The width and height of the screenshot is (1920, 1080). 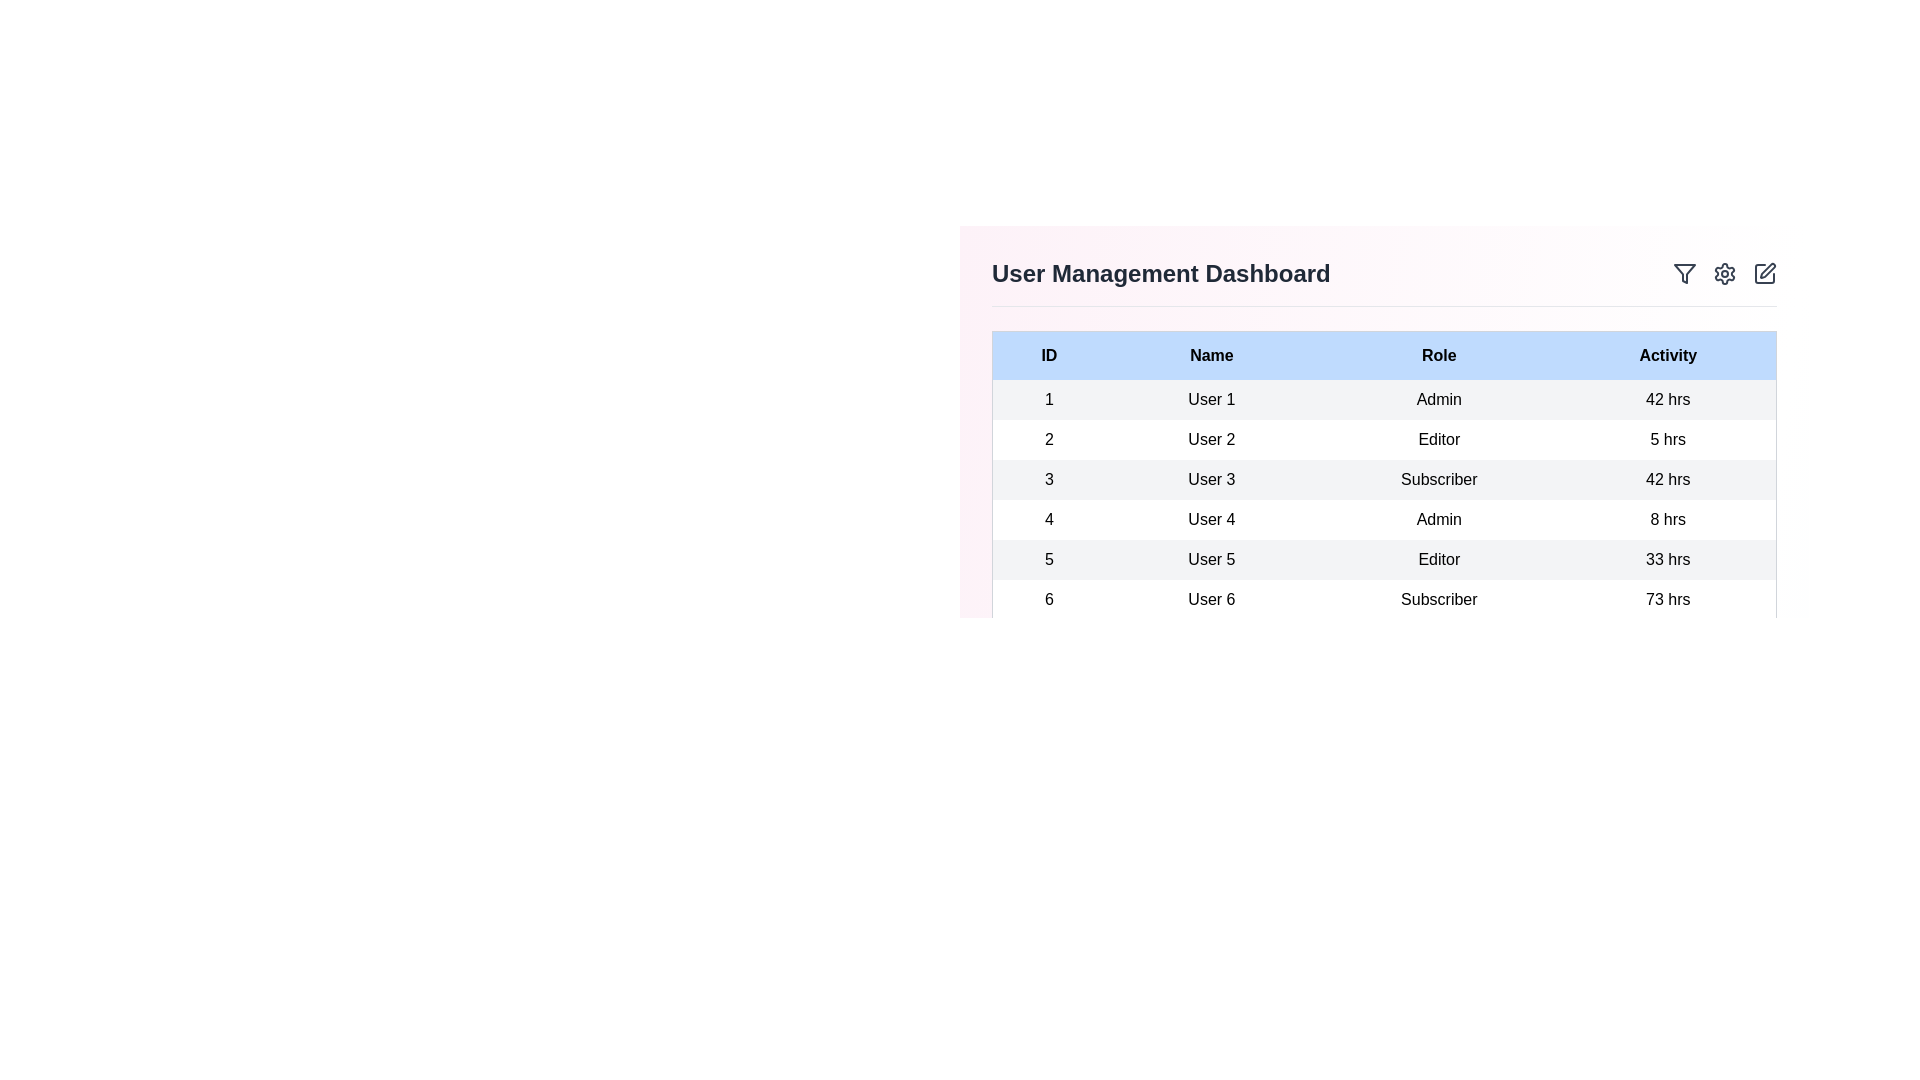 I want to click on the row corresponding to user ID 2, so click(x=1383, y=438).